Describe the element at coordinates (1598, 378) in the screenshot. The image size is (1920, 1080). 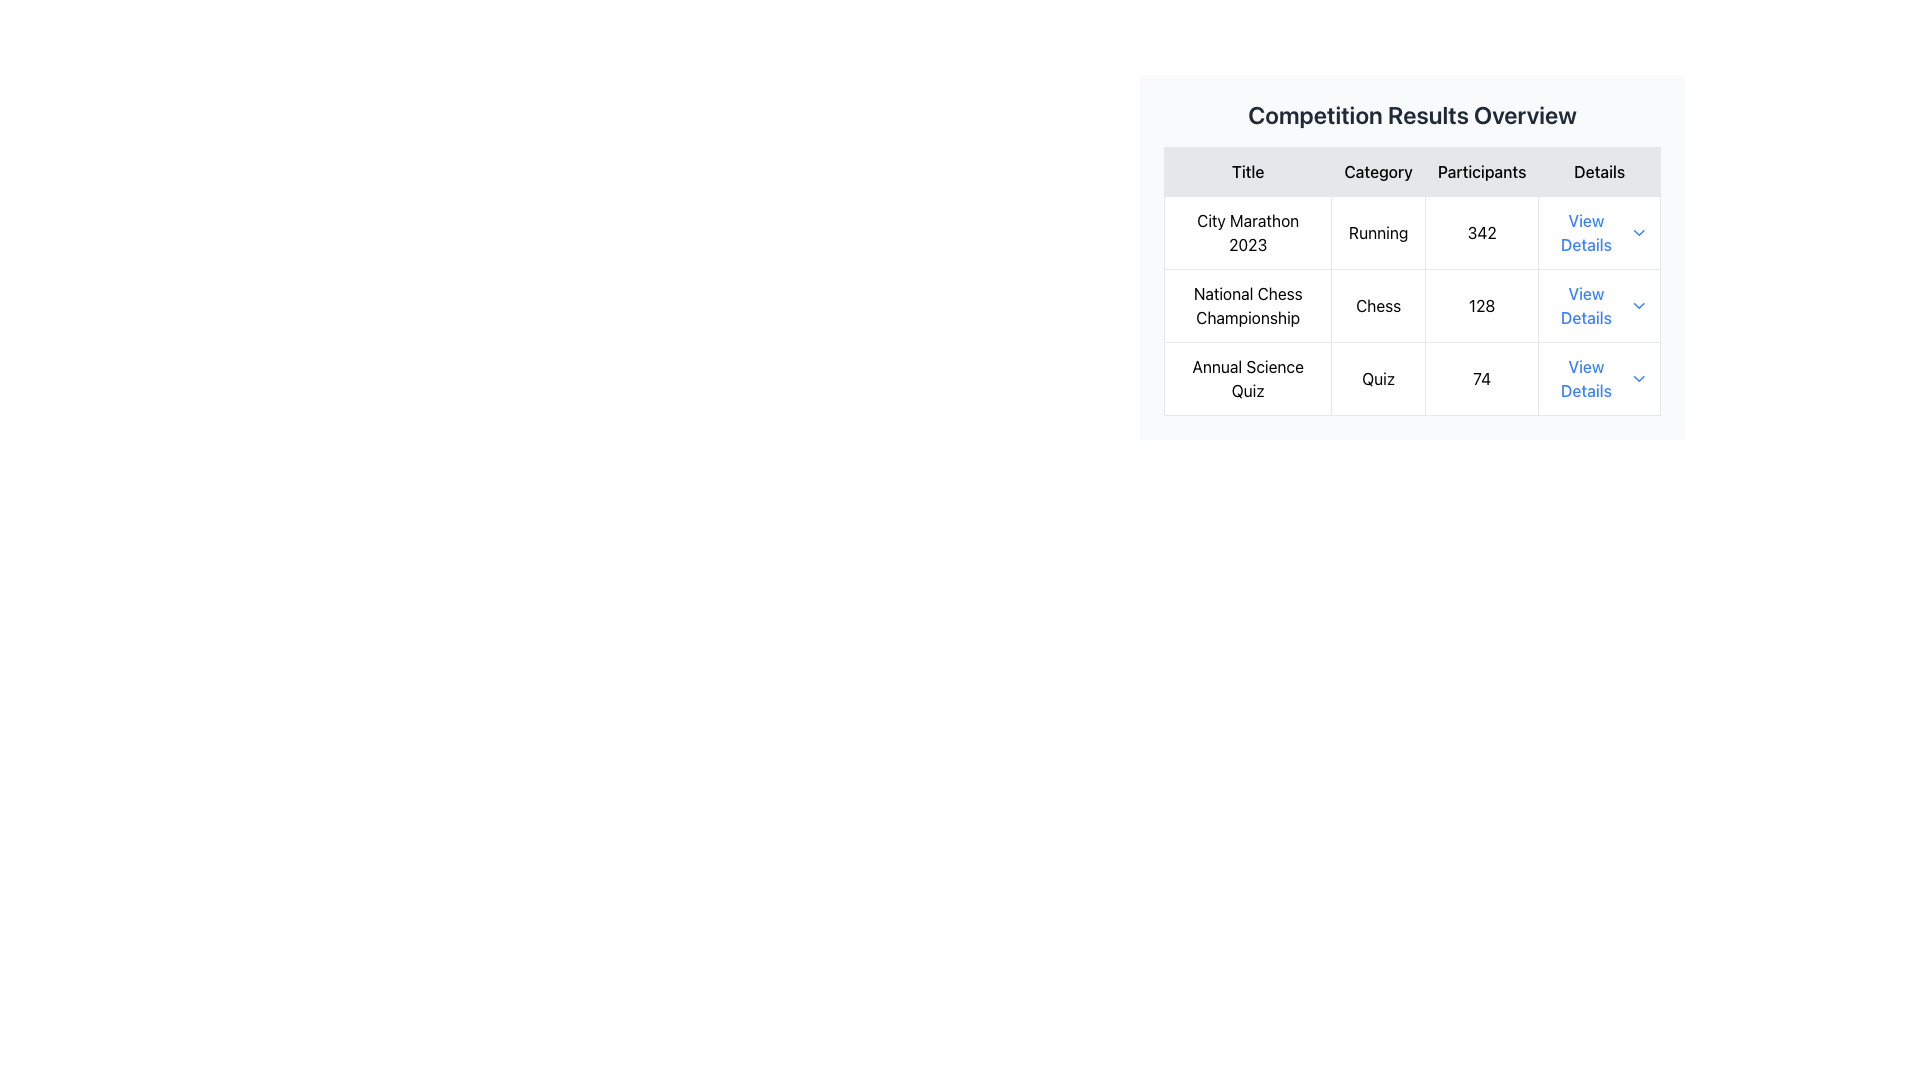
I see `the third 'View Details' button` at that location.